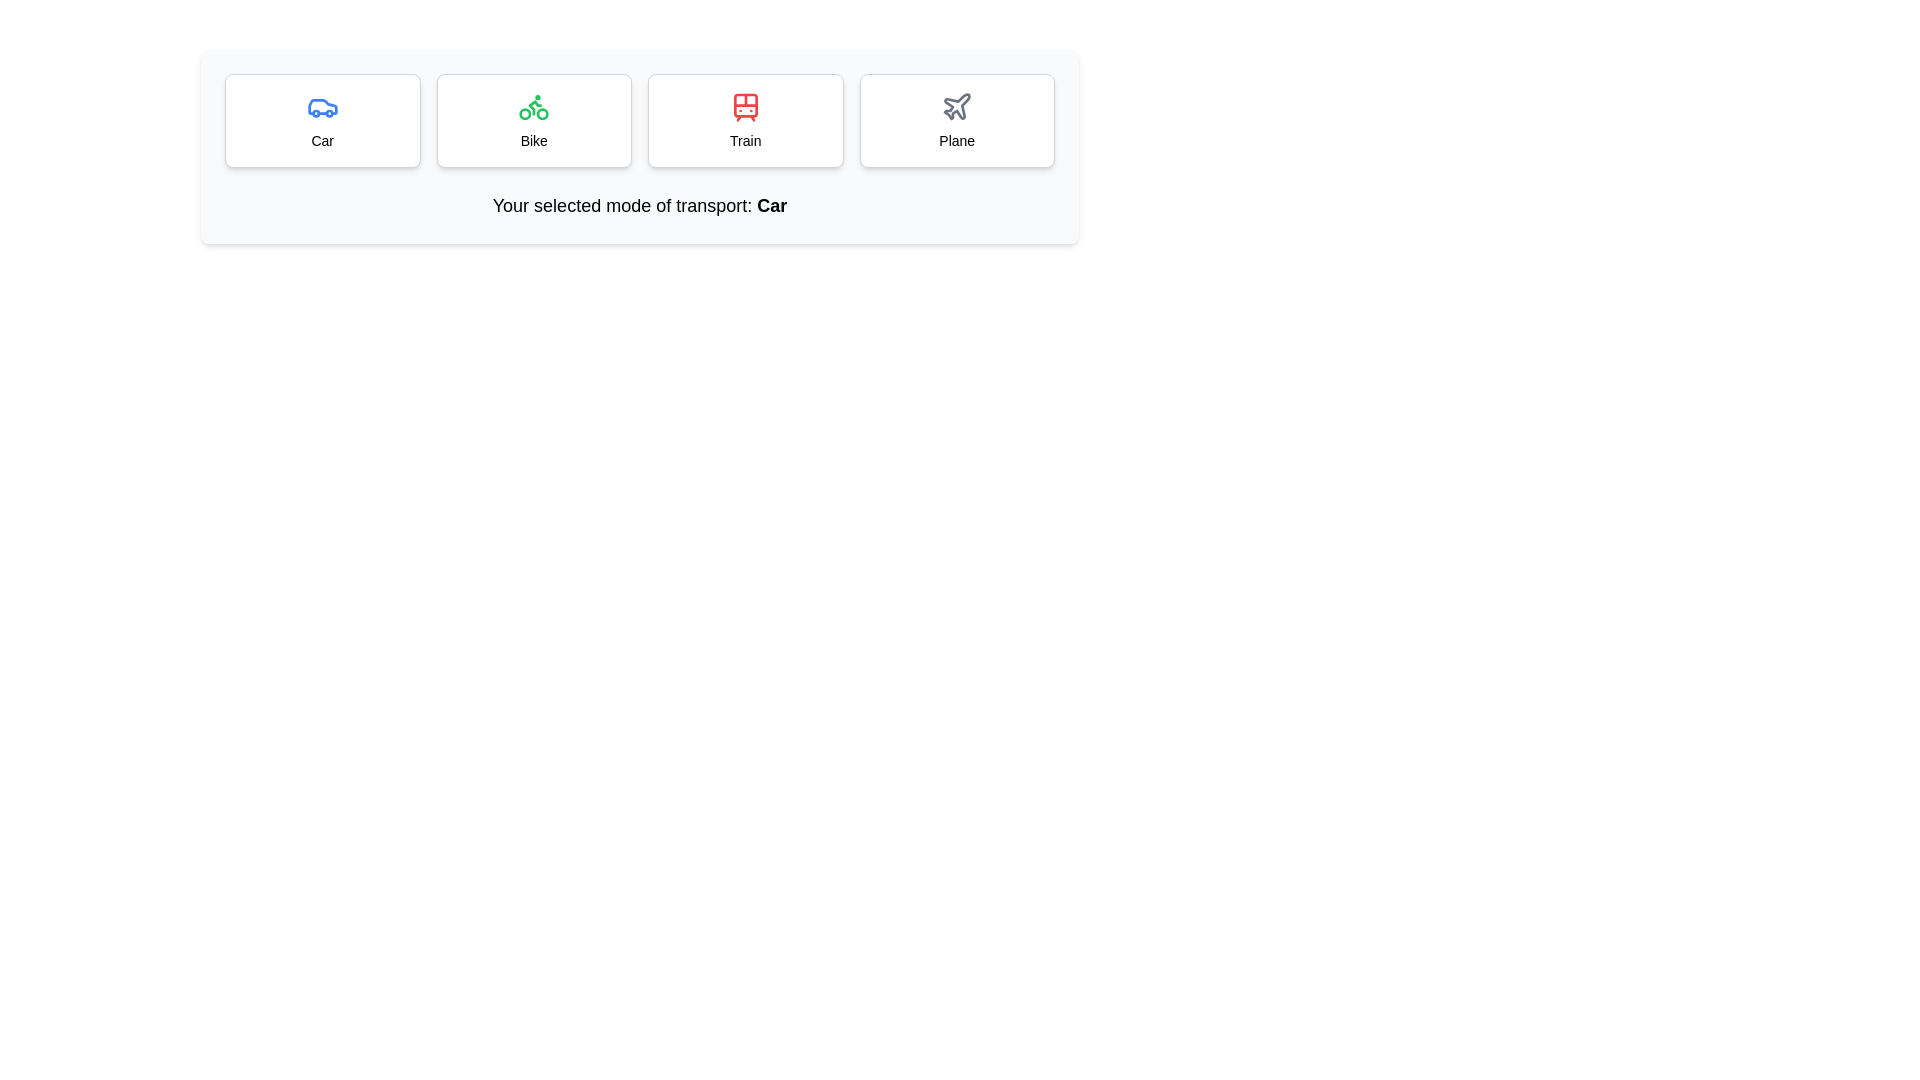 The width and height of the screenshot is (1920, 1080). Describe the element at coordinates (542, 114) in the screenshot. I see `the small circle with a green stroke representing the right wheel of the bike in the second button from the left of the transport mode options` at that location.